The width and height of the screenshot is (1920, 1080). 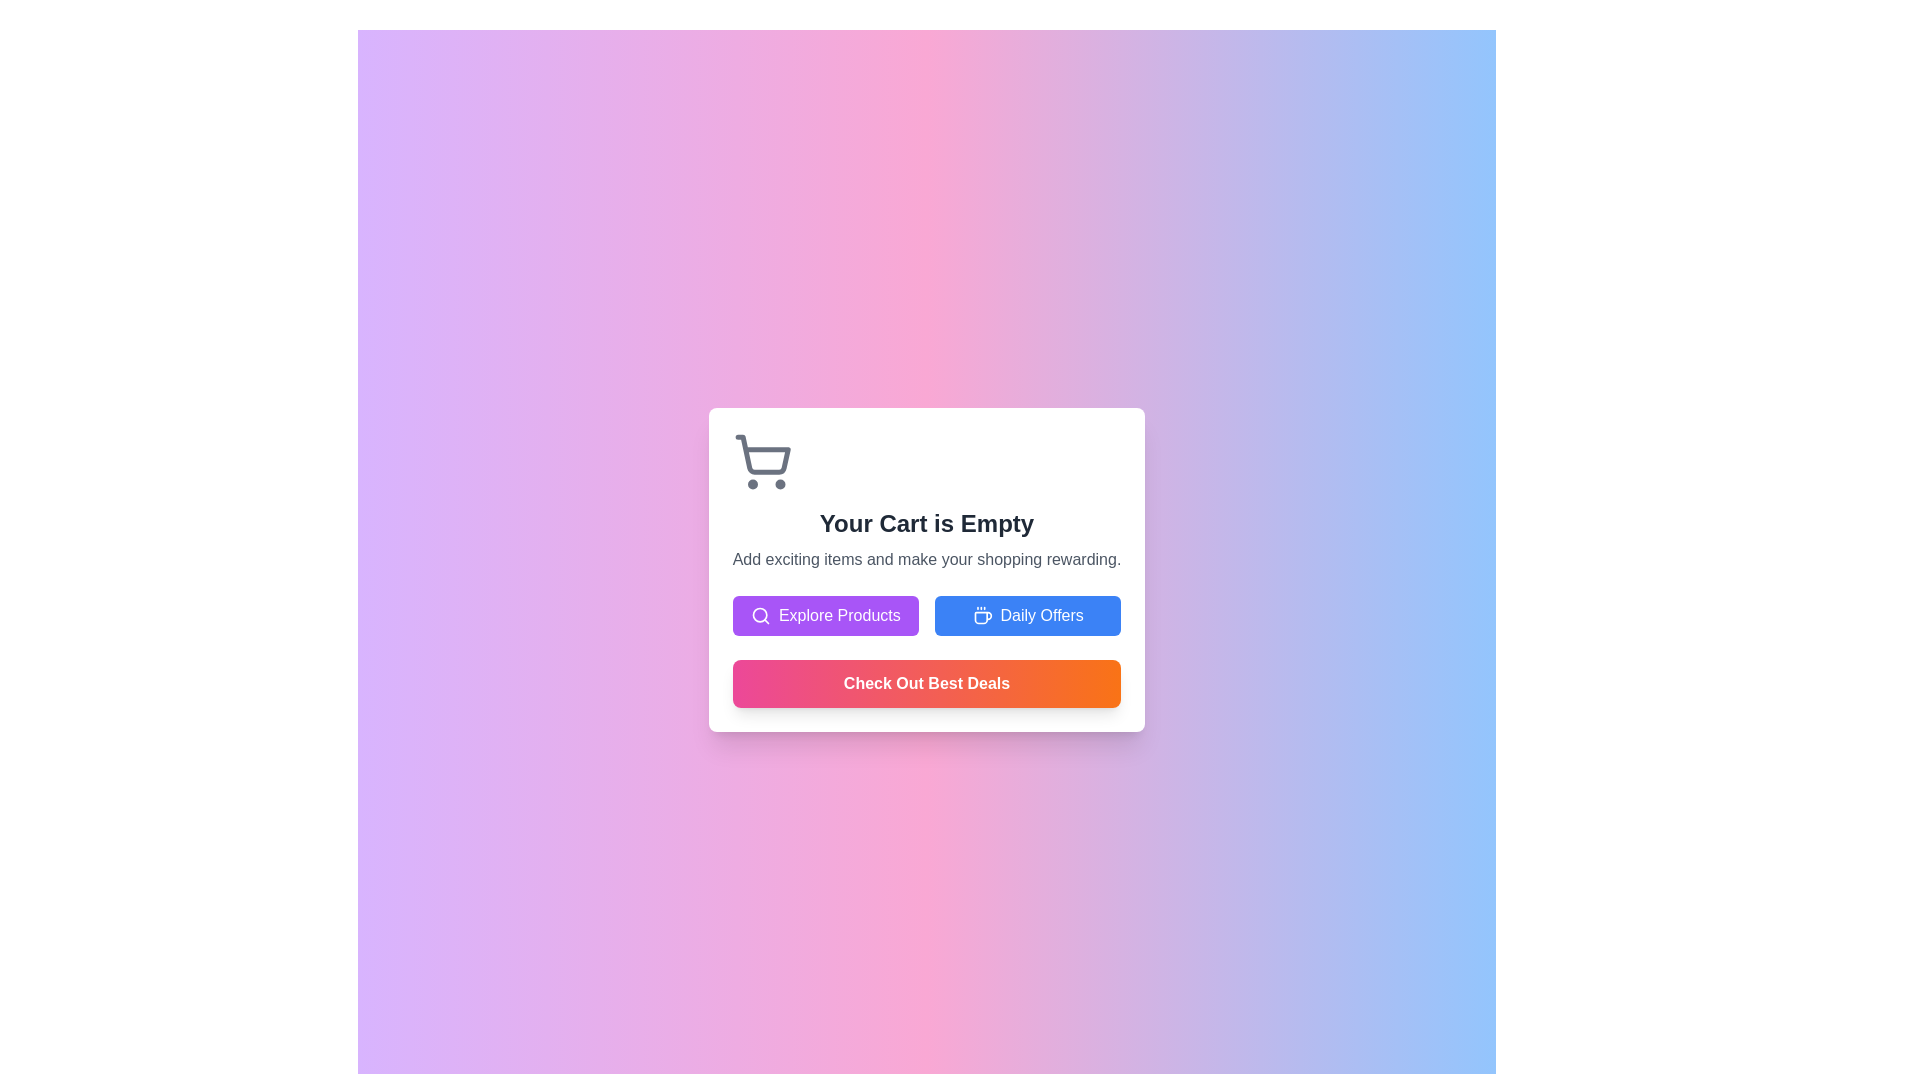 What do you see at coordinates (761, 462) in the screenshot?
I see `the shopping cart icon located at the top left corner of the card, which serves as an indicator for the empty cart status` at bounding box center [761, 462].